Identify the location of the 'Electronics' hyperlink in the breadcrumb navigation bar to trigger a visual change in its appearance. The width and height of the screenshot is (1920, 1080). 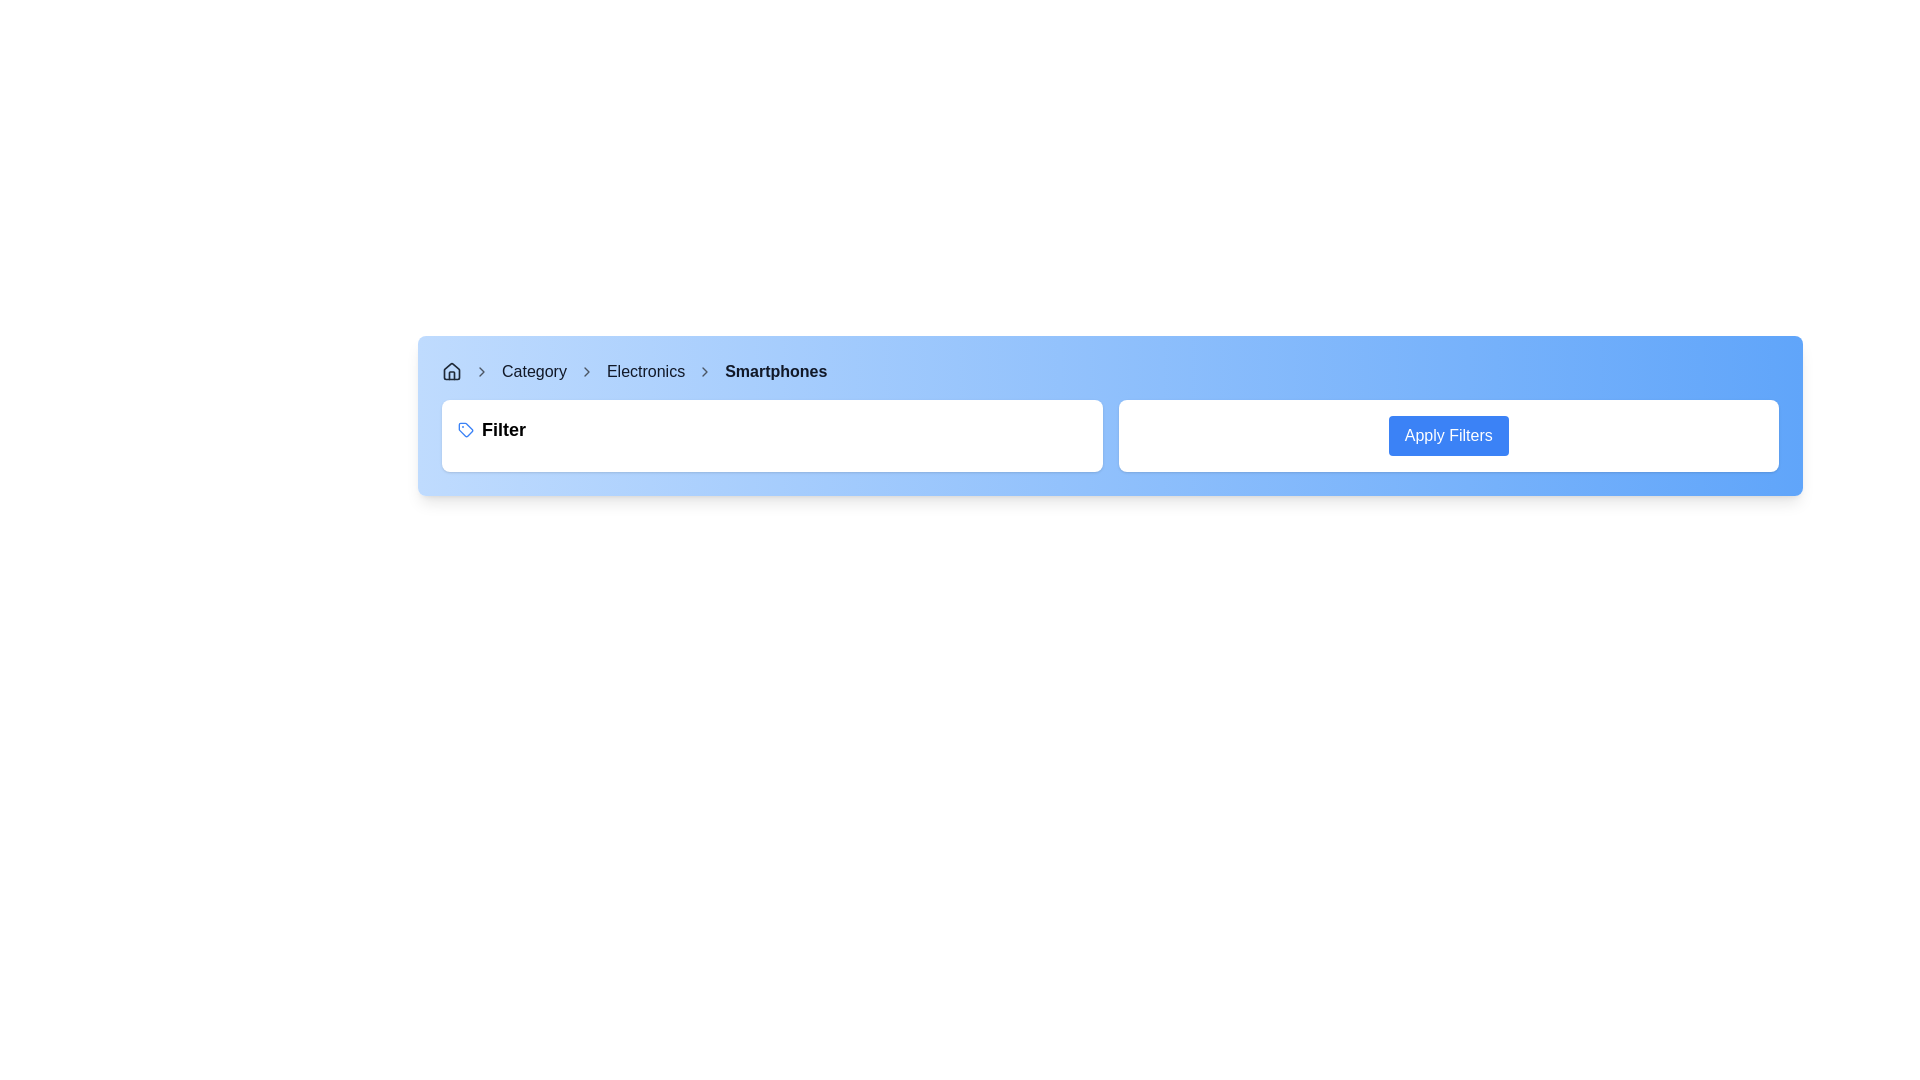
(646, 371).